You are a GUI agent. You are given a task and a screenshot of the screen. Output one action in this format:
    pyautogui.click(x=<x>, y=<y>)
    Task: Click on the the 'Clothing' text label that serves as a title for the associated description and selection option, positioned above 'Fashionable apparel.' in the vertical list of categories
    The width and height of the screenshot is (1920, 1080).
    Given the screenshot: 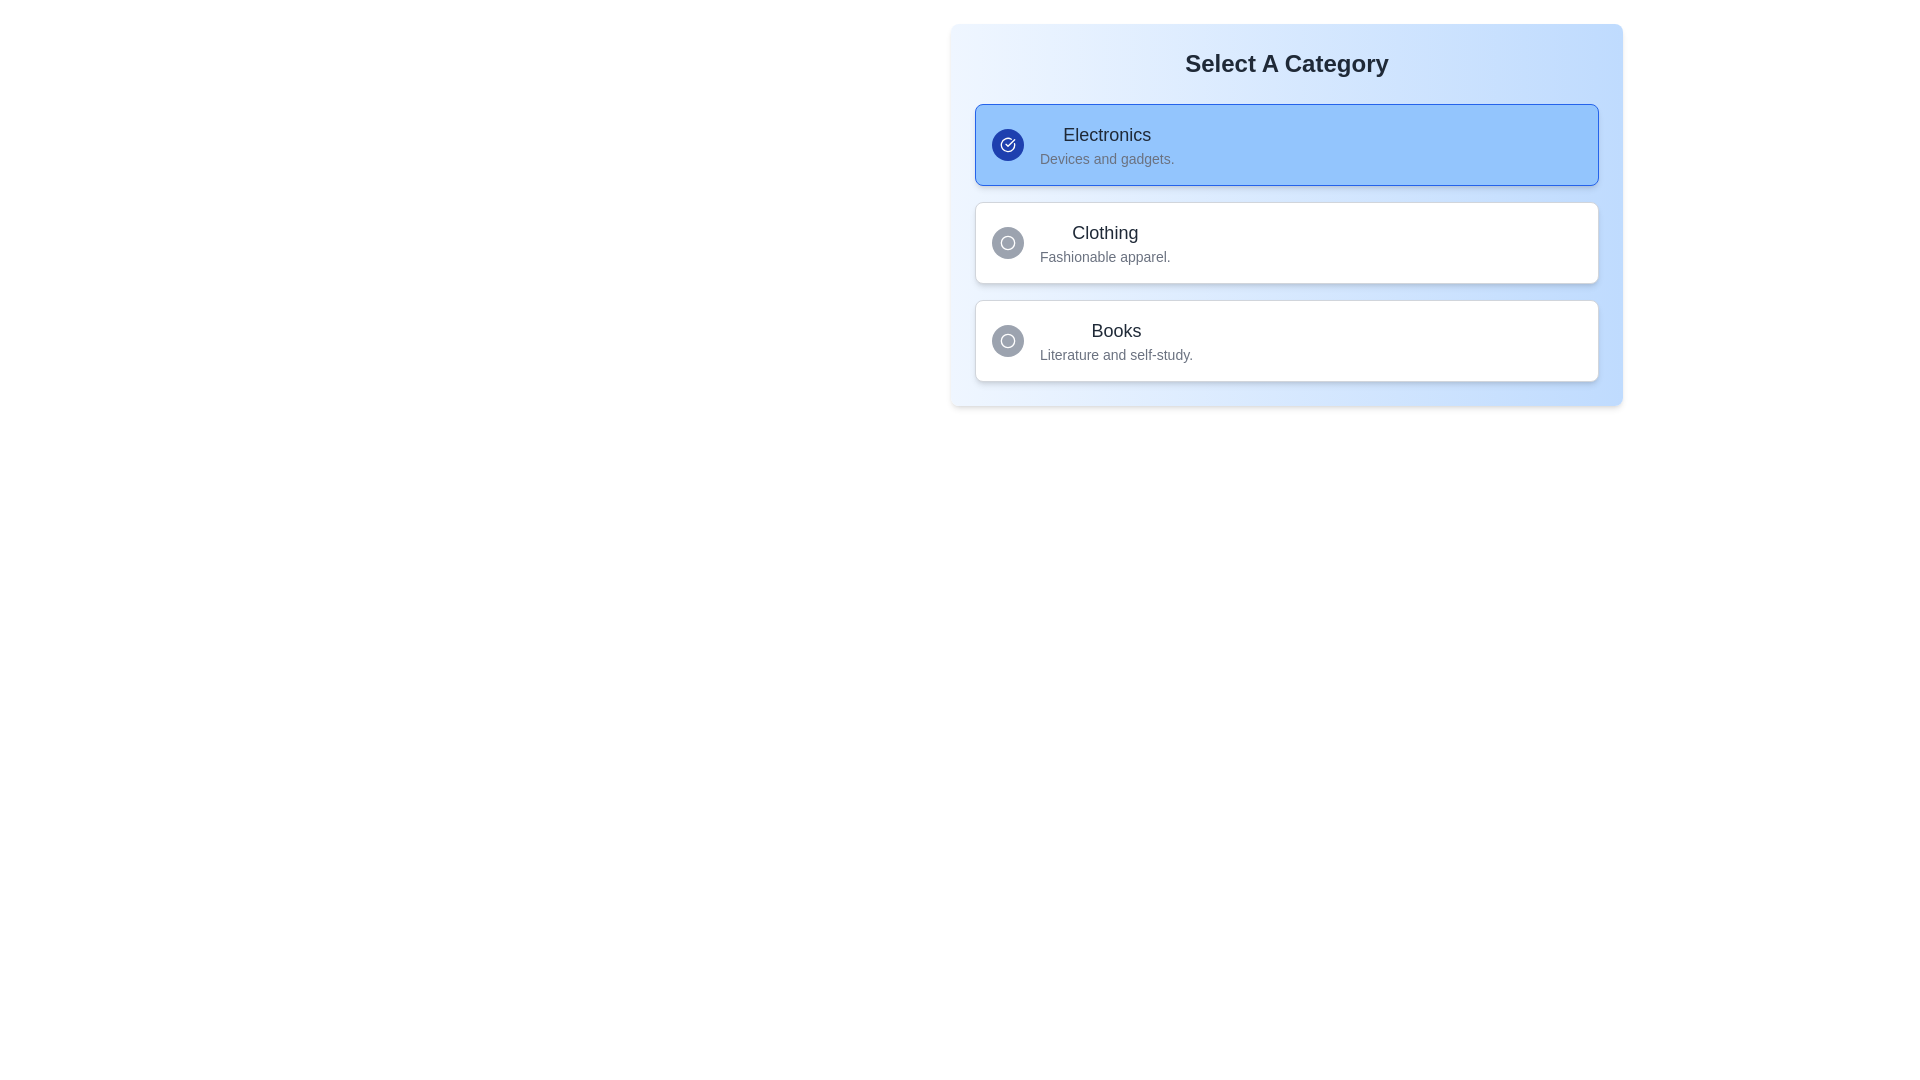 What is the action you would take?
    pyautogui.click(x=1104, y=231)
    